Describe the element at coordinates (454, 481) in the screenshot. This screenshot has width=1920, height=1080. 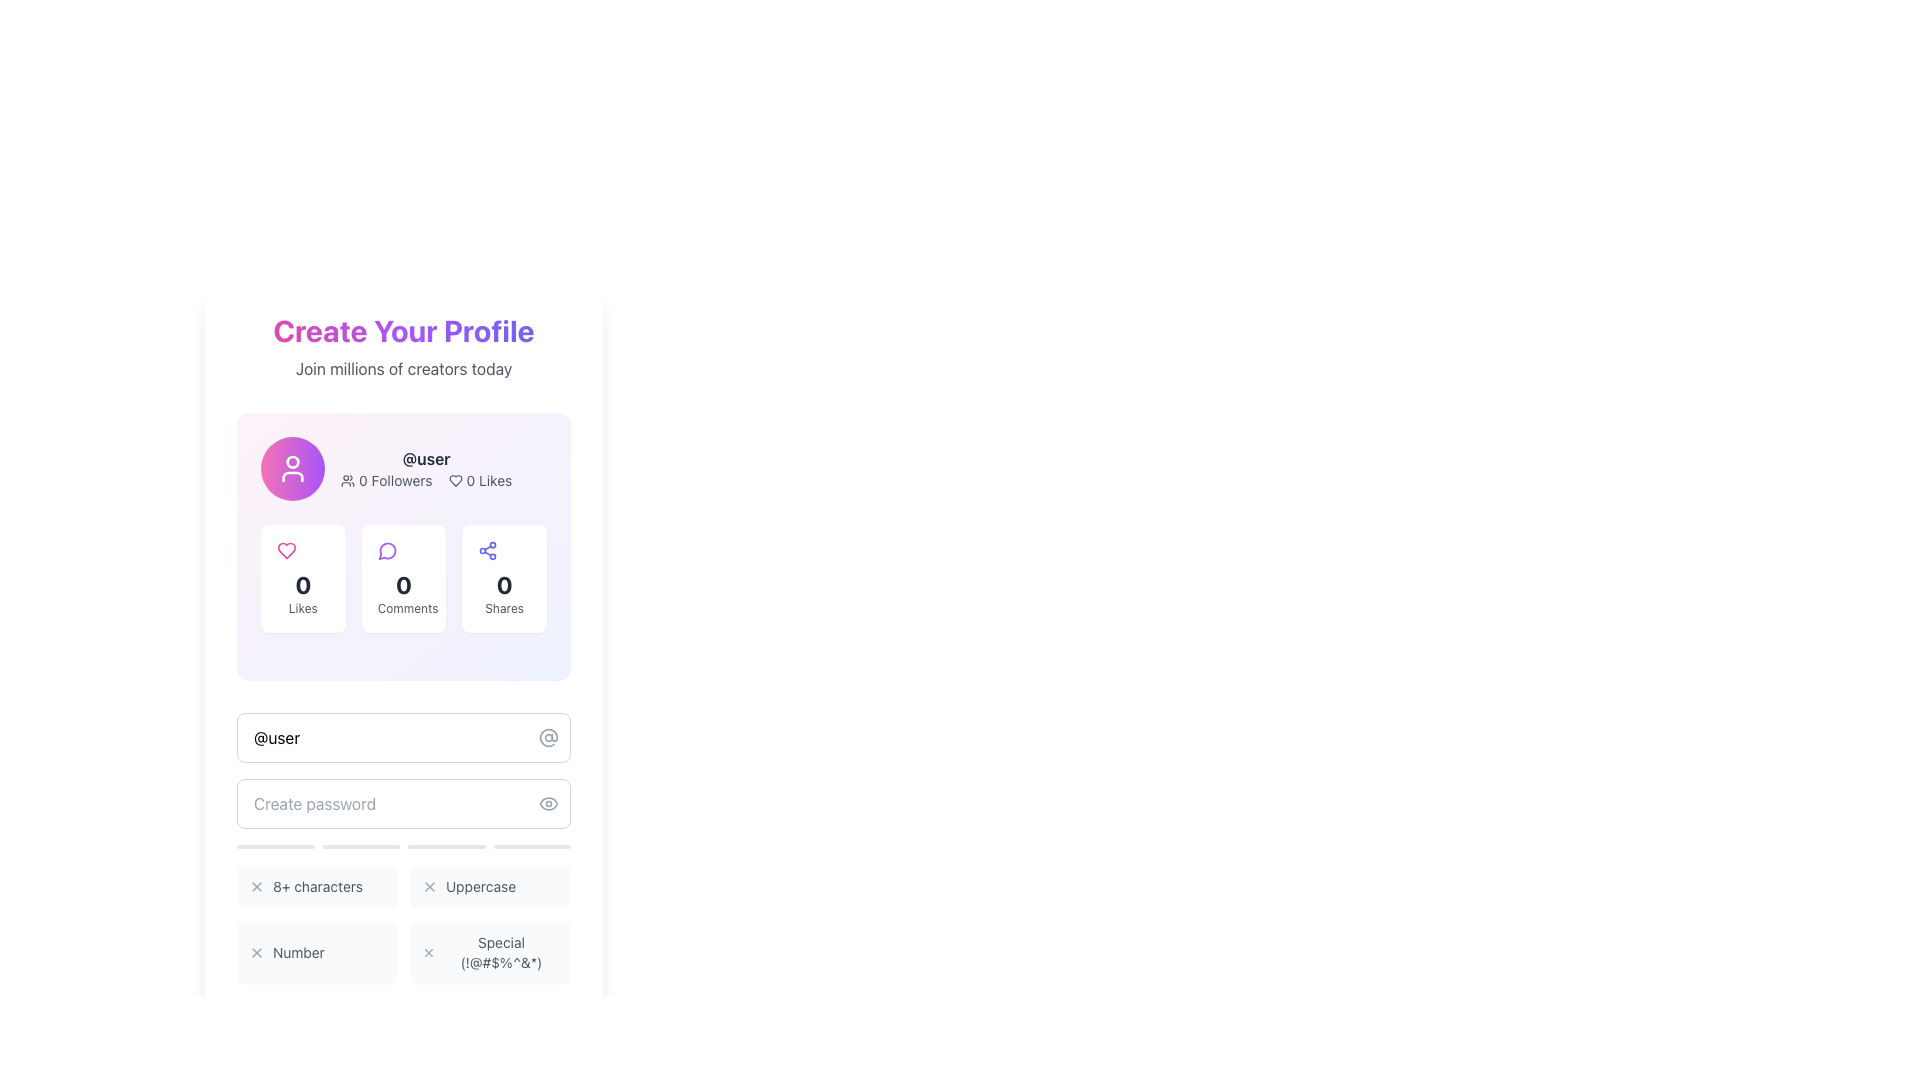
I see `the heart icon which serves as a visual indicator for the 'Likes' count, located at the top-left corner of a three-column layout within a card-like section` at that location.